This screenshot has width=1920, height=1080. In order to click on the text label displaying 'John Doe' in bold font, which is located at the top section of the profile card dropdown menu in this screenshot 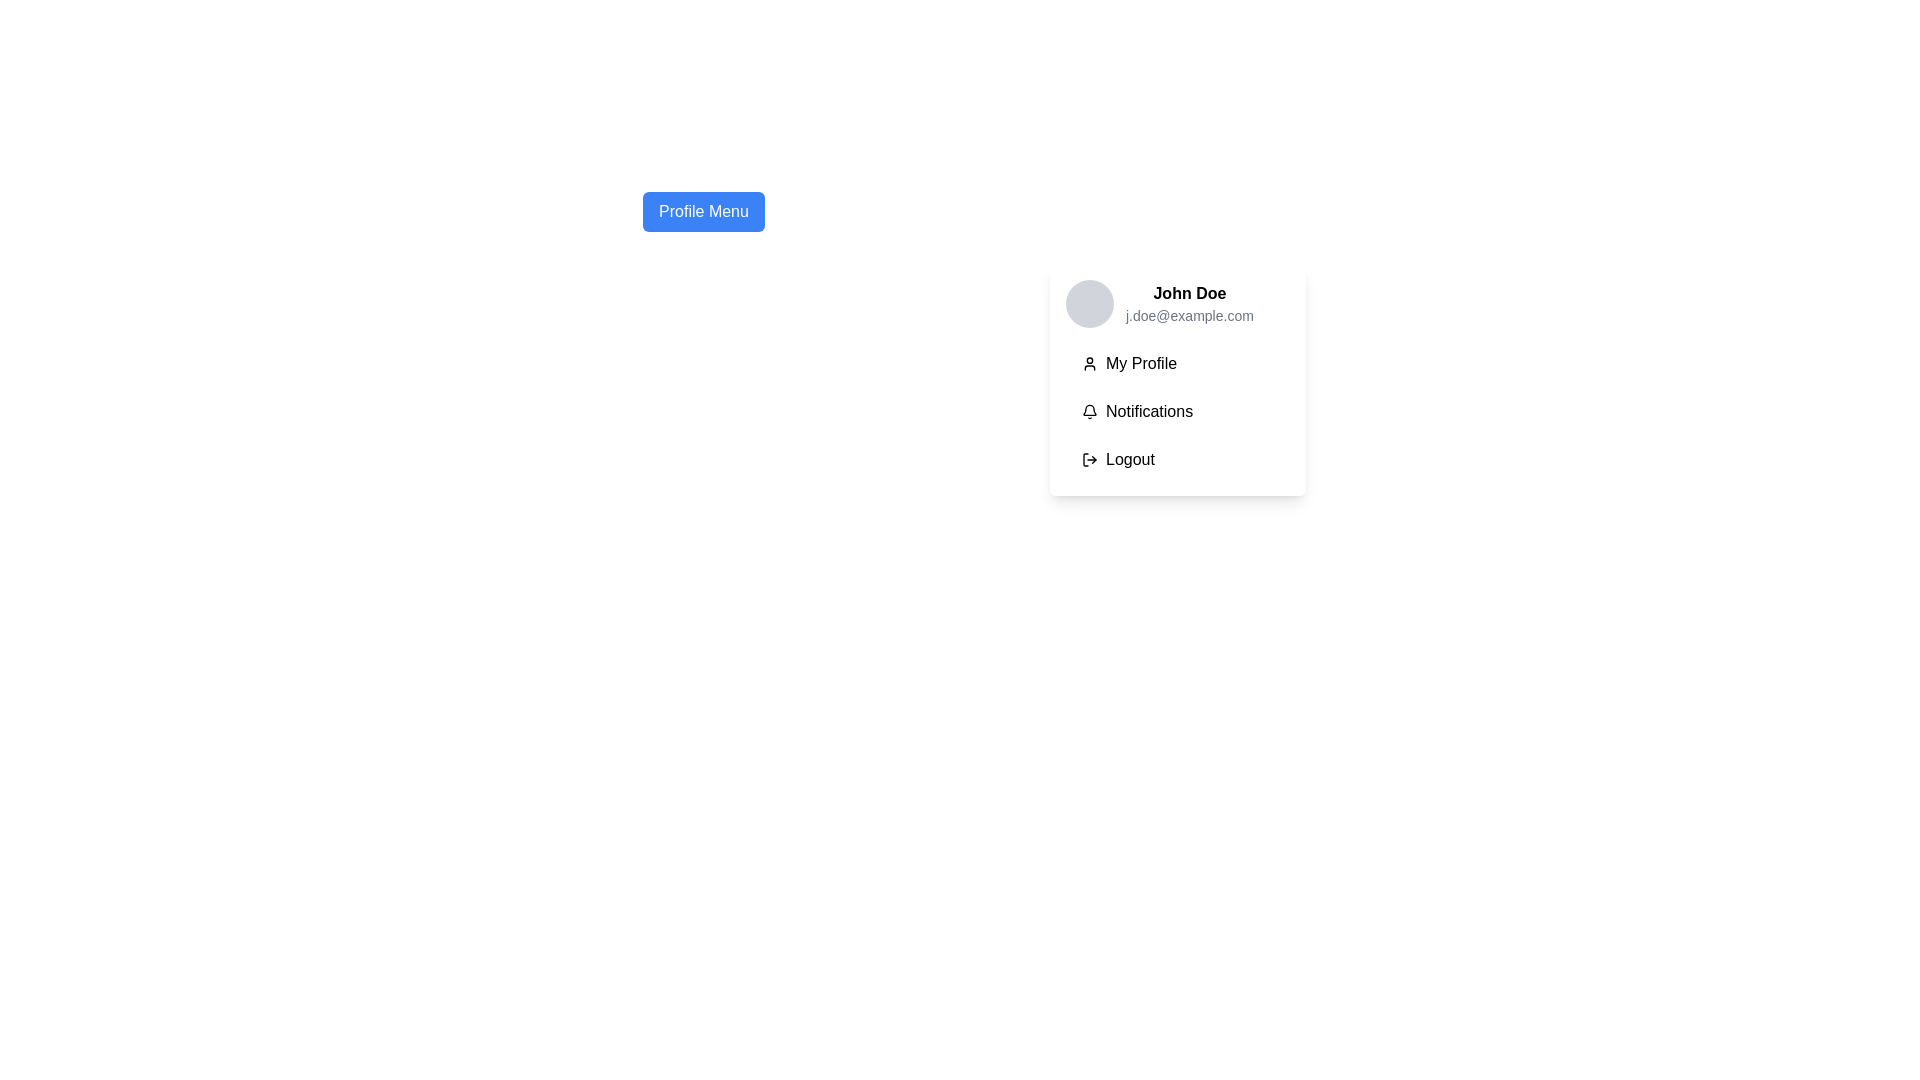, I will do `click(1189, 293)`.